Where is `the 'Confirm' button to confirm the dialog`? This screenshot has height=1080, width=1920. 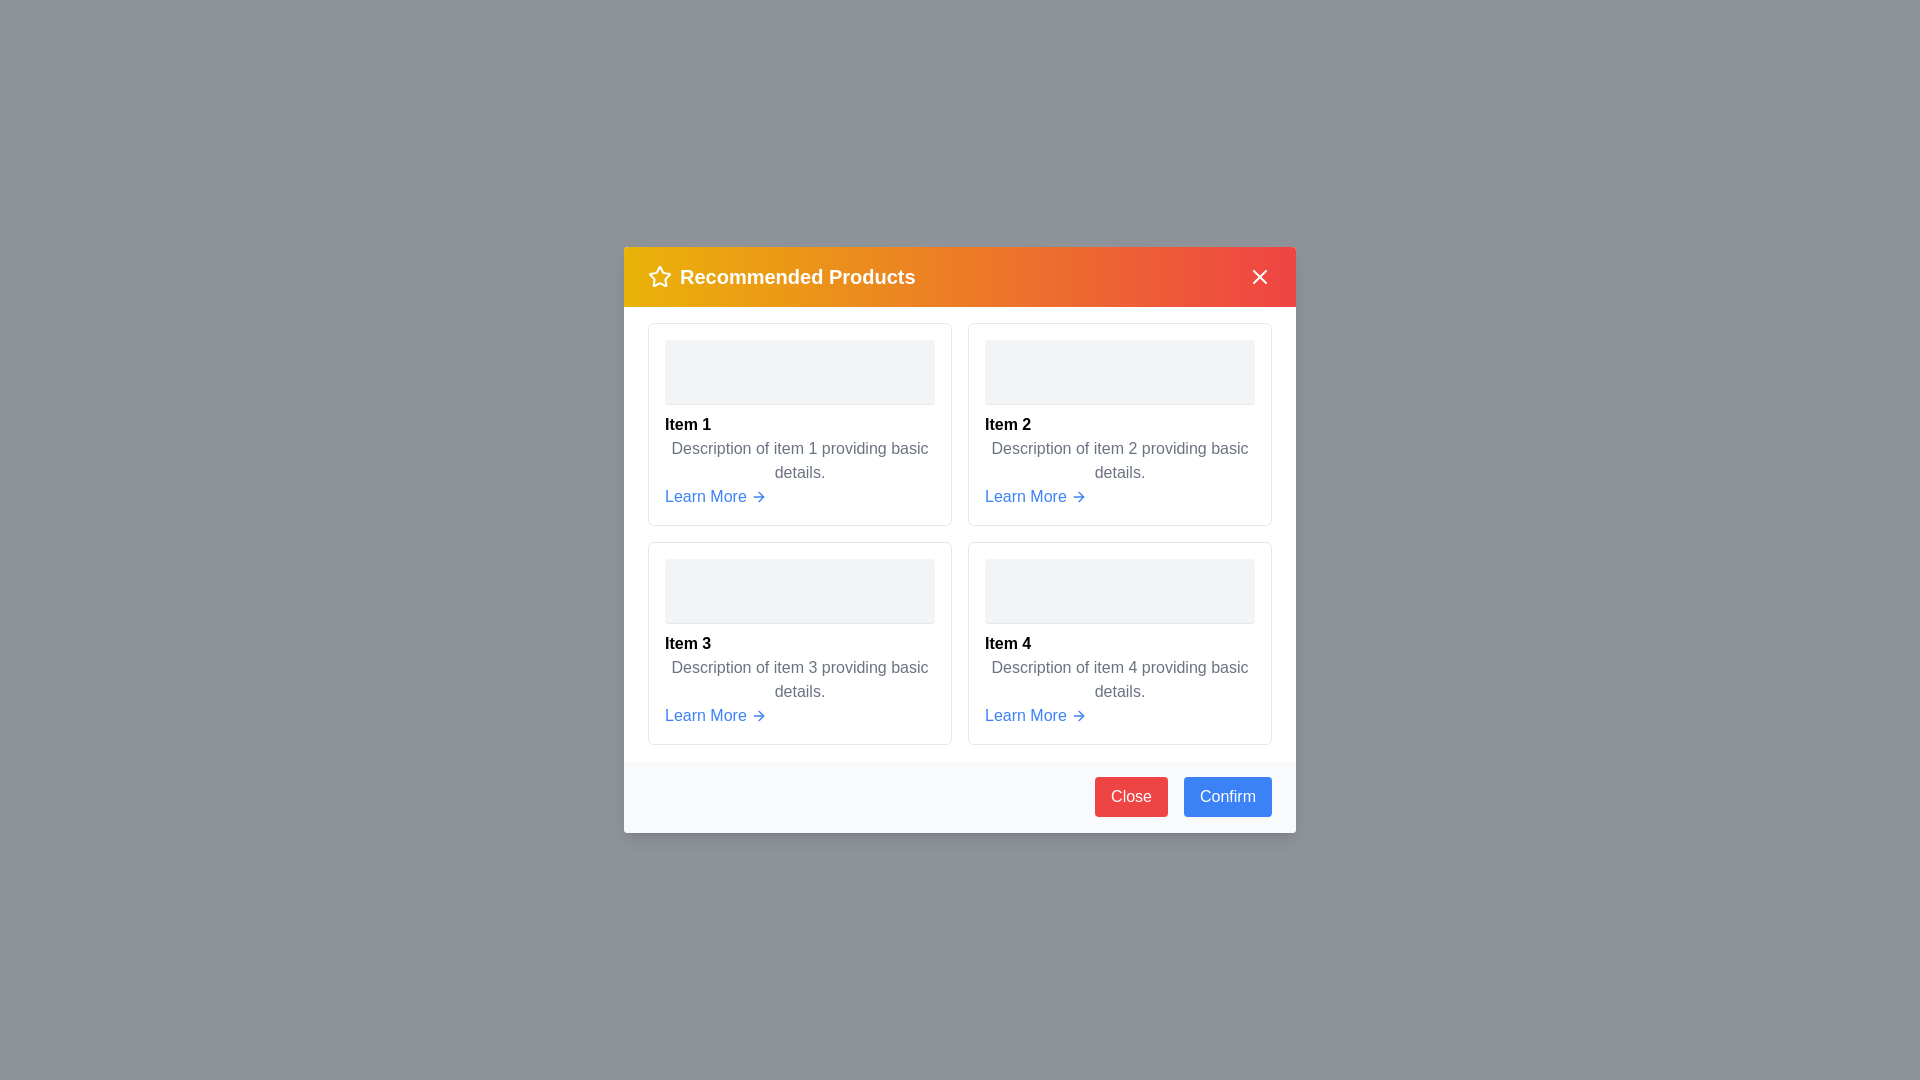 the 'Confirm' button to confirm the dialog is located at coordinates (1227, 796).